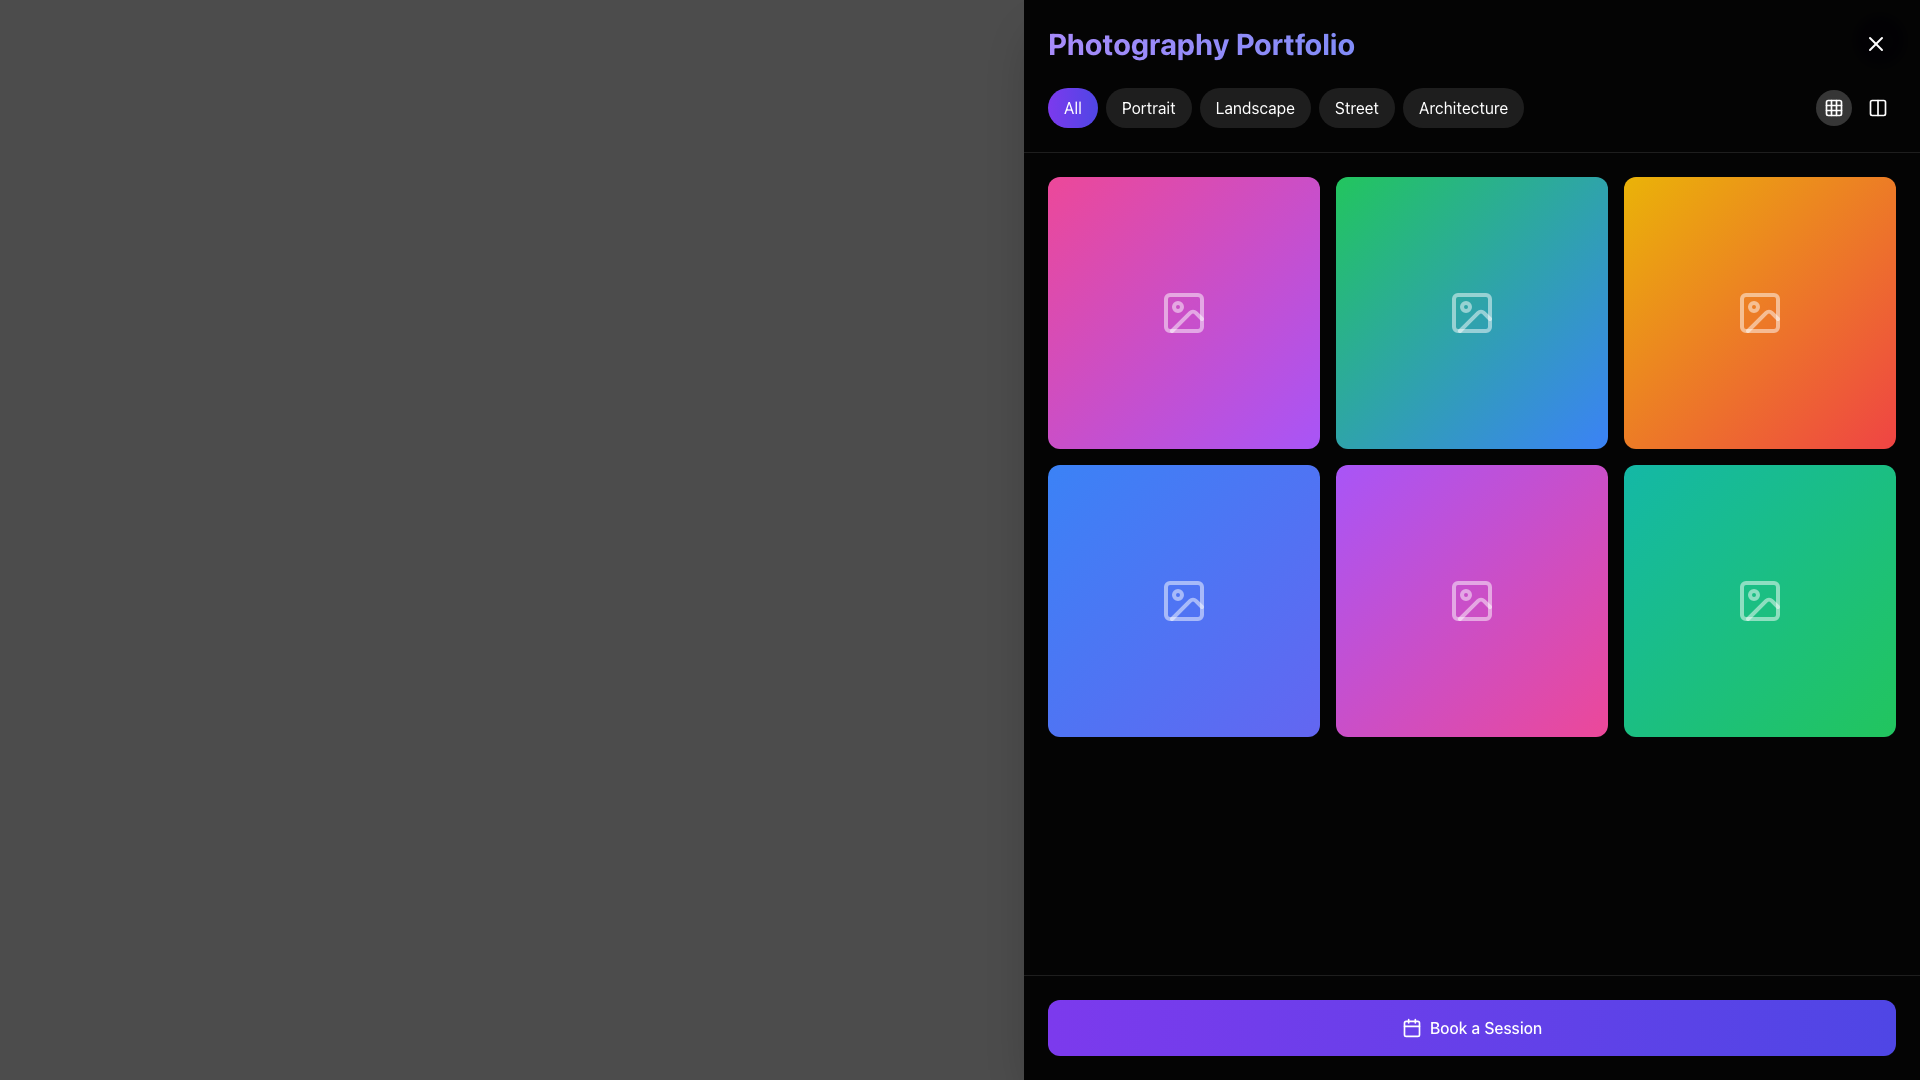  I want to click on the Interactive visual tile with a gradient background transitioning from purple to pink, featuring a white outline photo frame icon at its center, located in the second row and middle column of the grid, so click(1472, 600).